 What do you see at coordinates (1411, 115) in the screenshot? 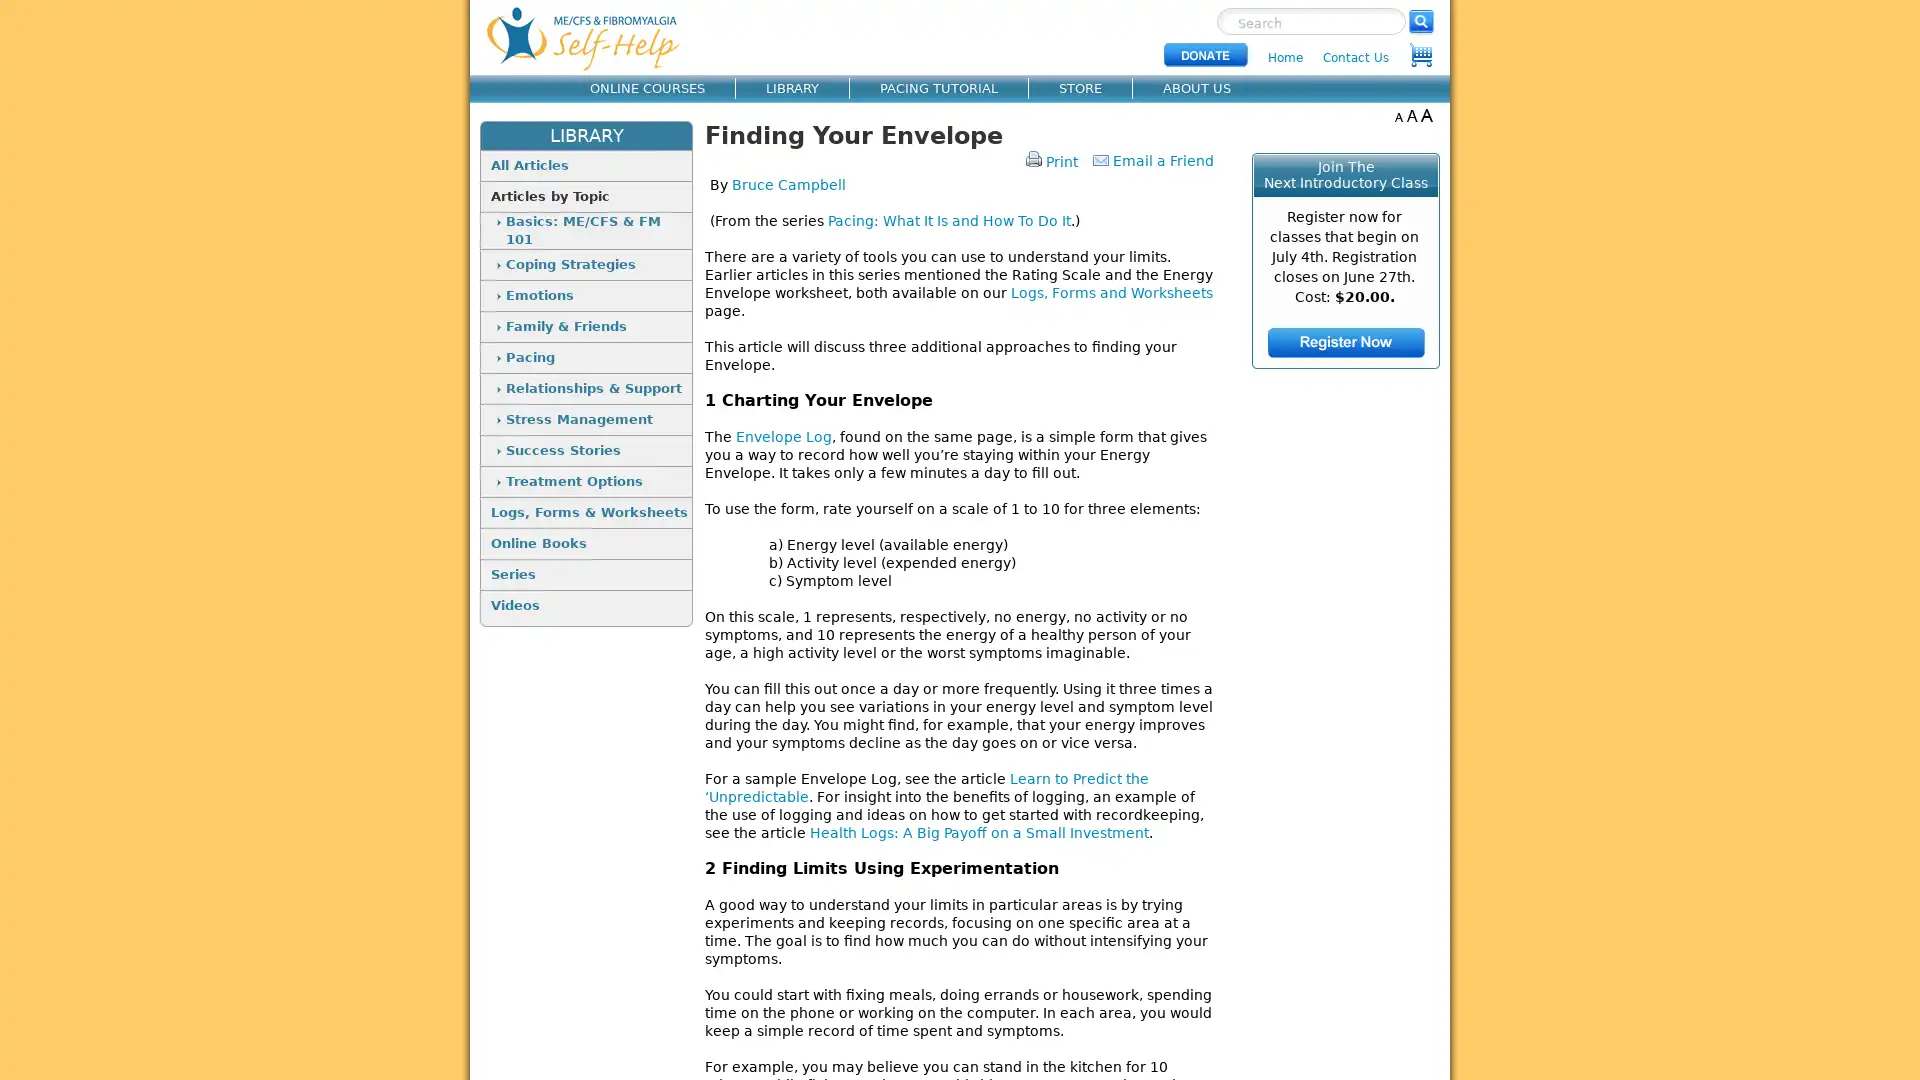
I see `A` at bounding box center [1411, 115].